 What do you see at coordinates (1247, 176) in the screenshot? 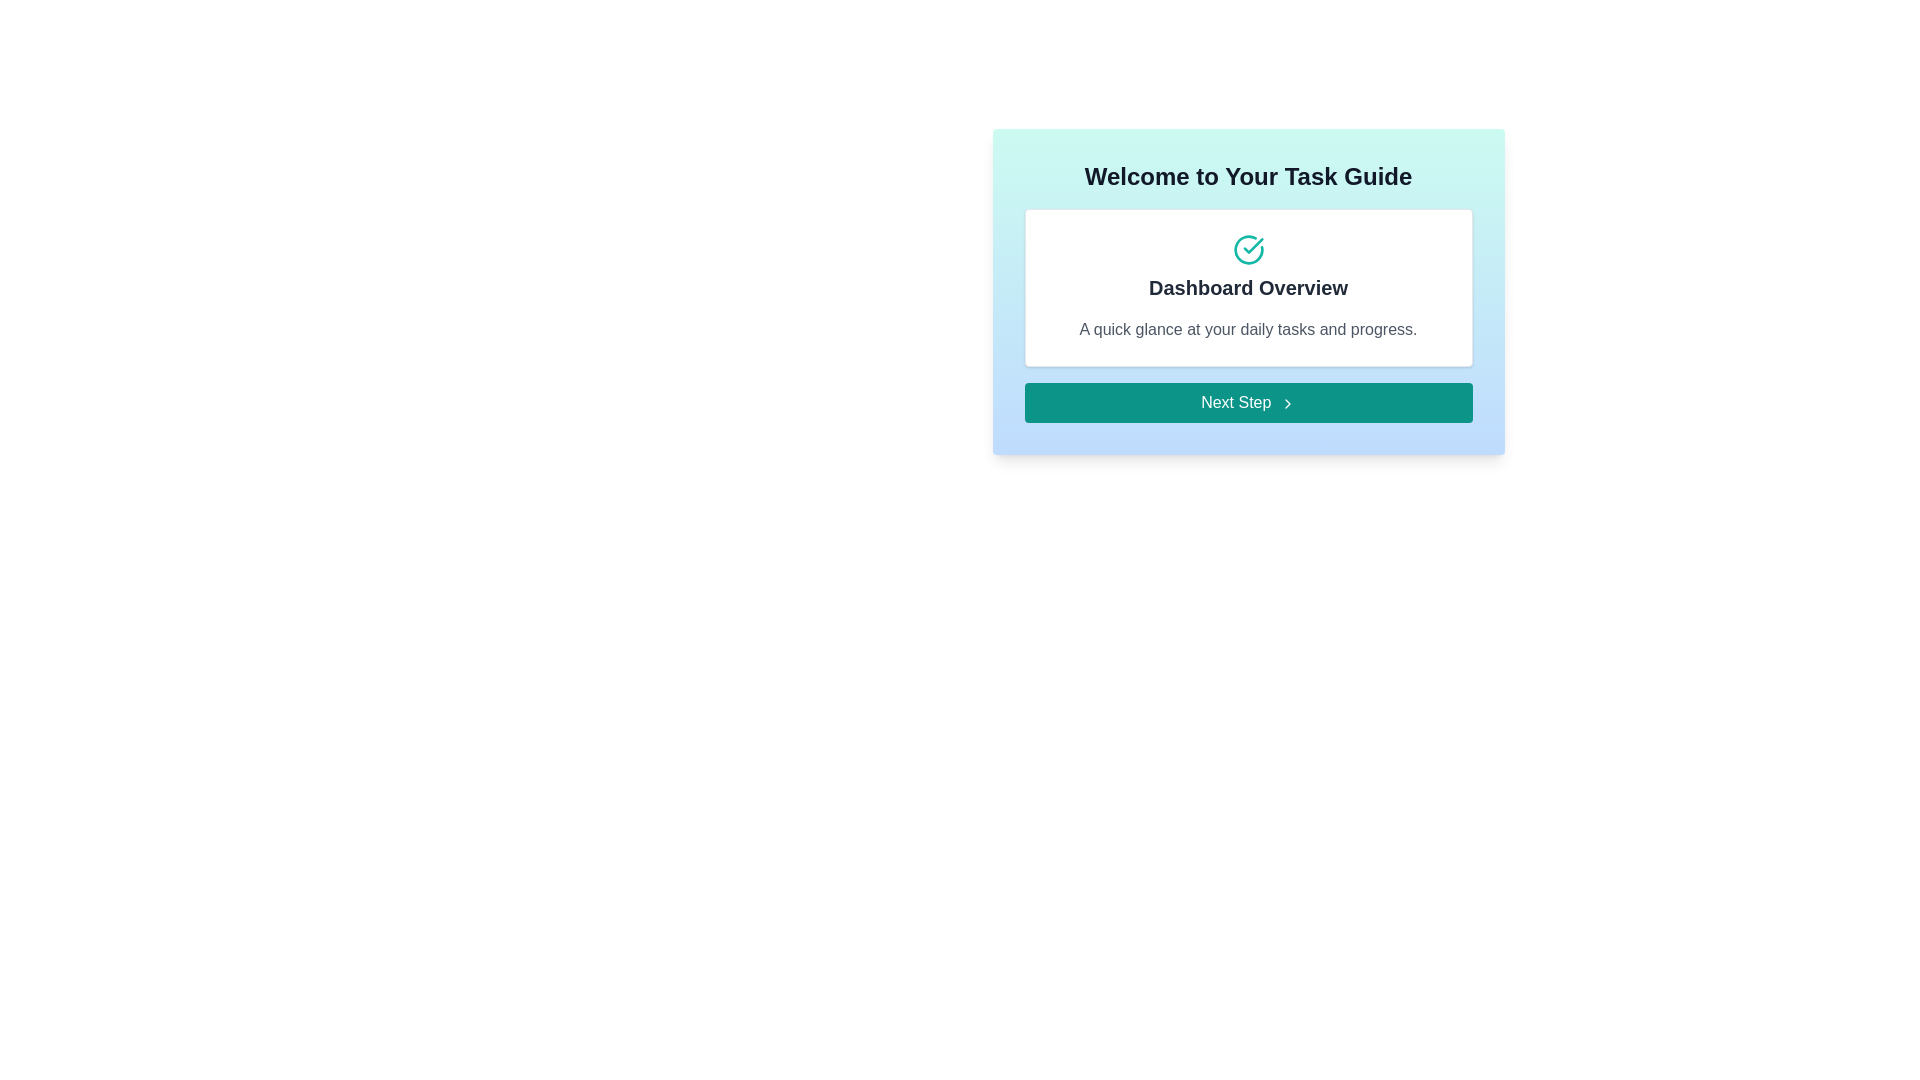
I see `the heading text element that says 'Welcome to Your Task Guide', which is bold and centered at the top of a card-like section` at bounding box center [1247, 176].